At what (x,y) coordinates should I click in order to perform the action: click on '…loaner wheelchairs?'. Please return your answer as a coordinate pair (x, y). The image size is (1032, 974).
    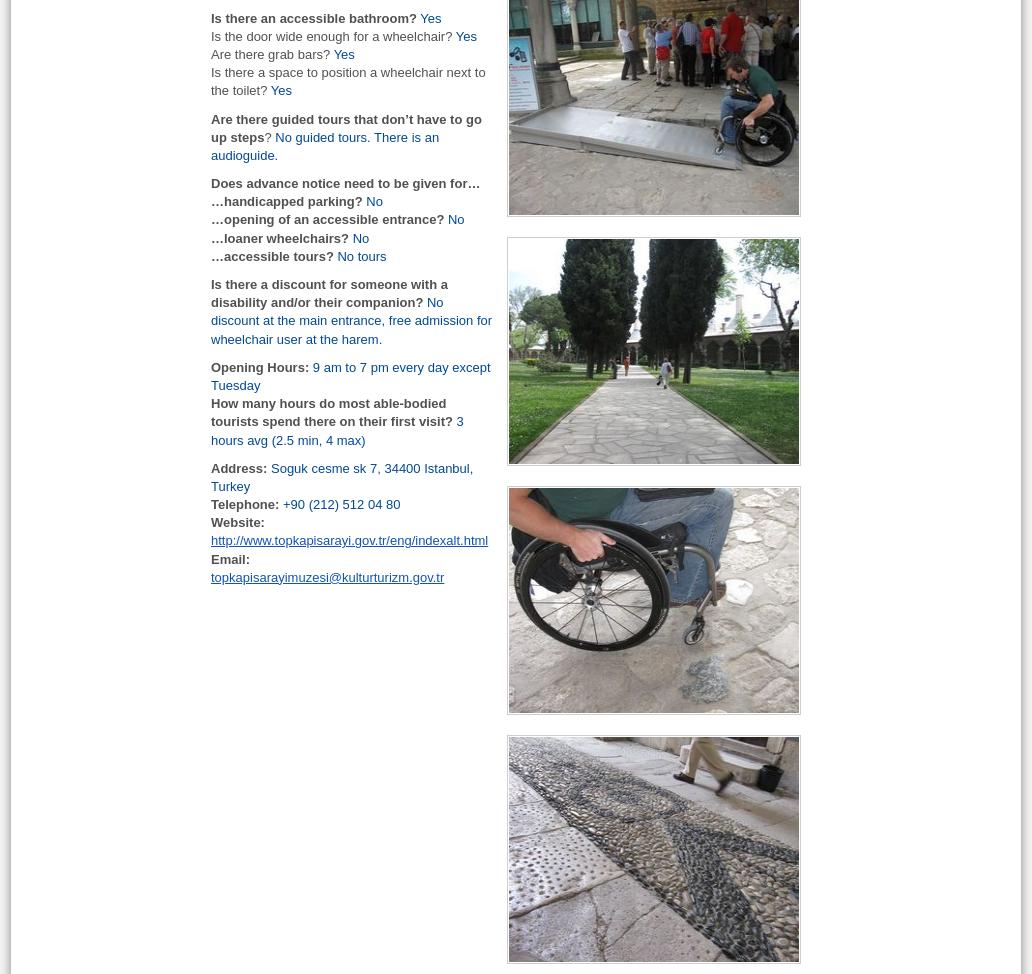
    Looking at the image, I should click on (210, 237).